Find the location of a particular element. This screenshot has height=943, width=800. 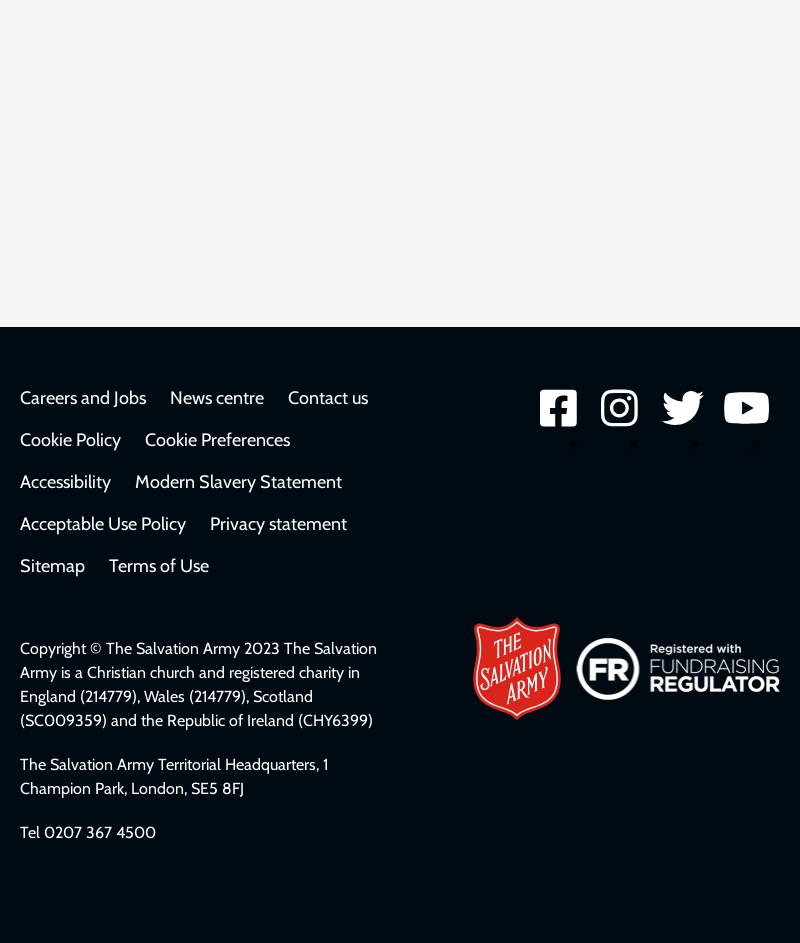

'Acceptable Use Policy' is located at coordinates (102, 524).